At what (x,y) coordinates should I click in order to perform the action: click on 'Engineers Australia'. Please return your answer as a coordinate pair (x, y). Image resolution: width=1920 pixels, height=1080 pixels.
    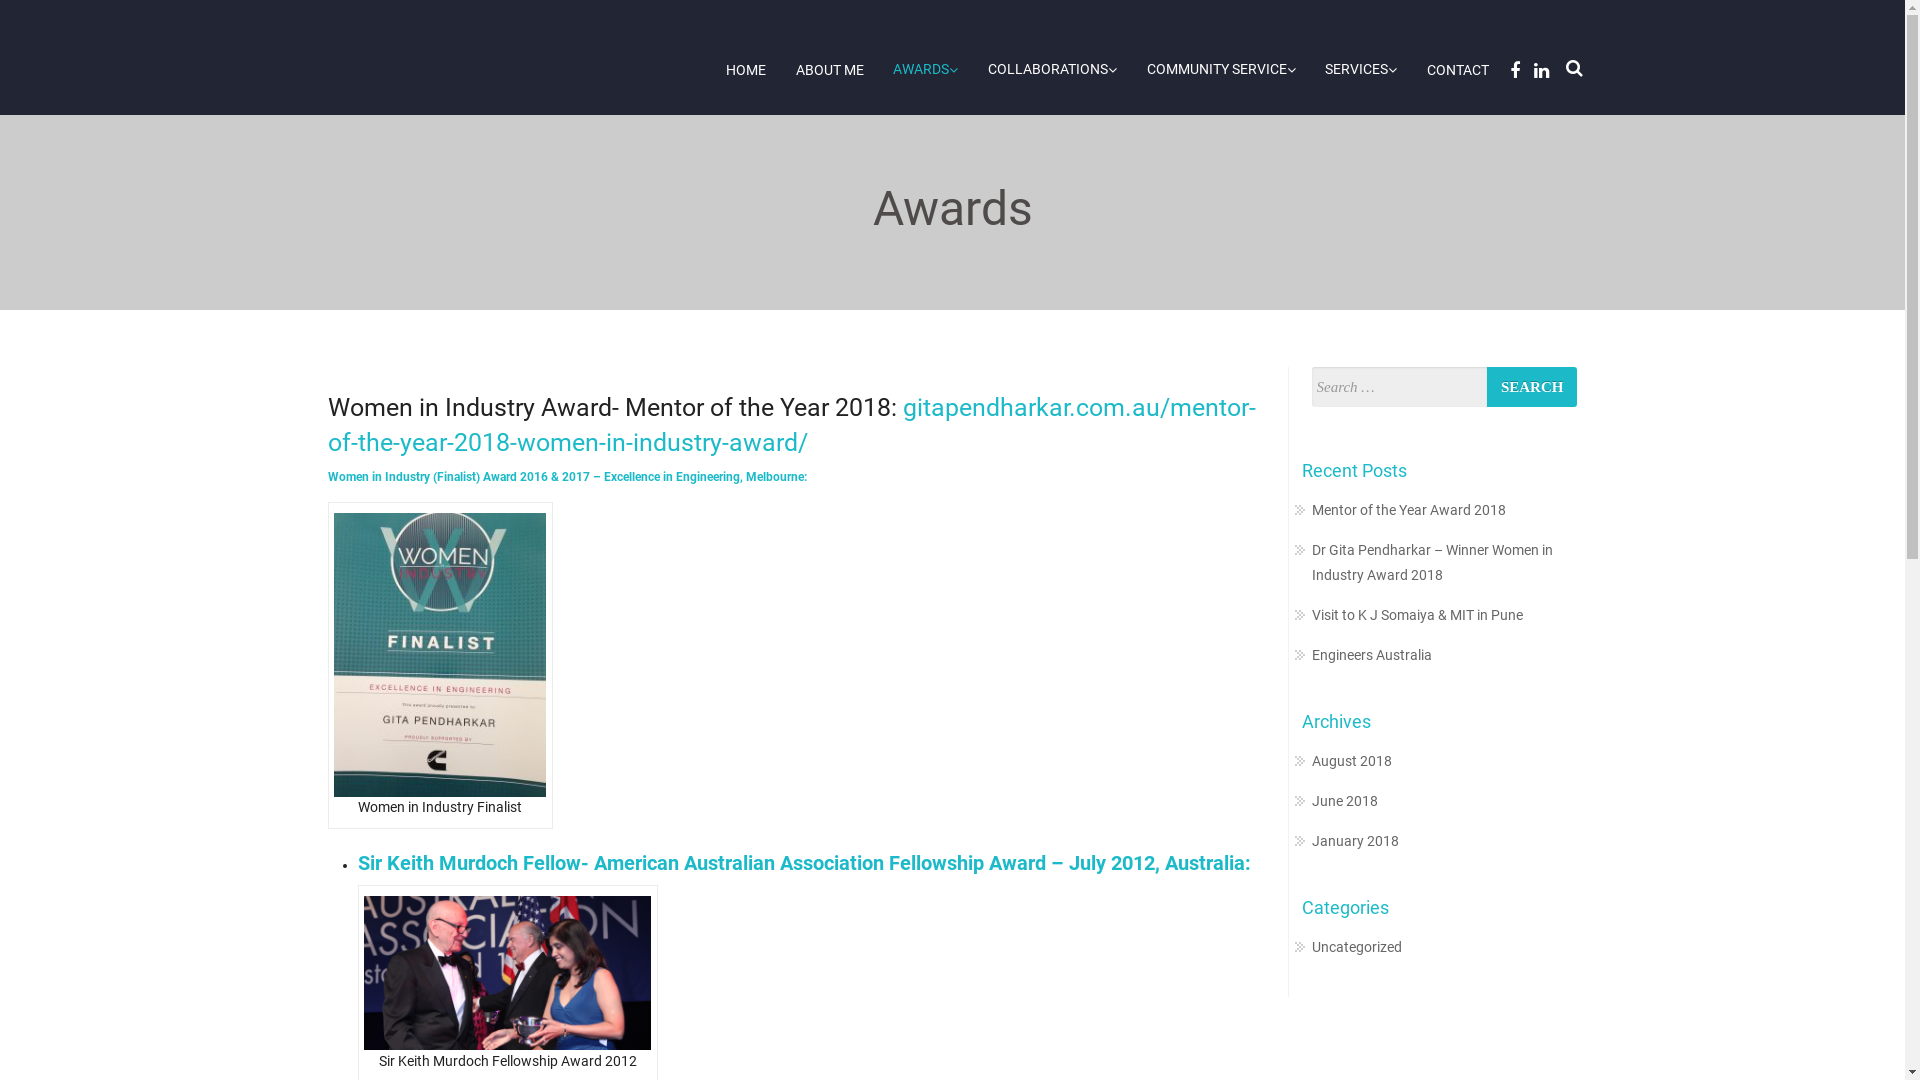
    Looking at the image, I should click on (1371, 655).